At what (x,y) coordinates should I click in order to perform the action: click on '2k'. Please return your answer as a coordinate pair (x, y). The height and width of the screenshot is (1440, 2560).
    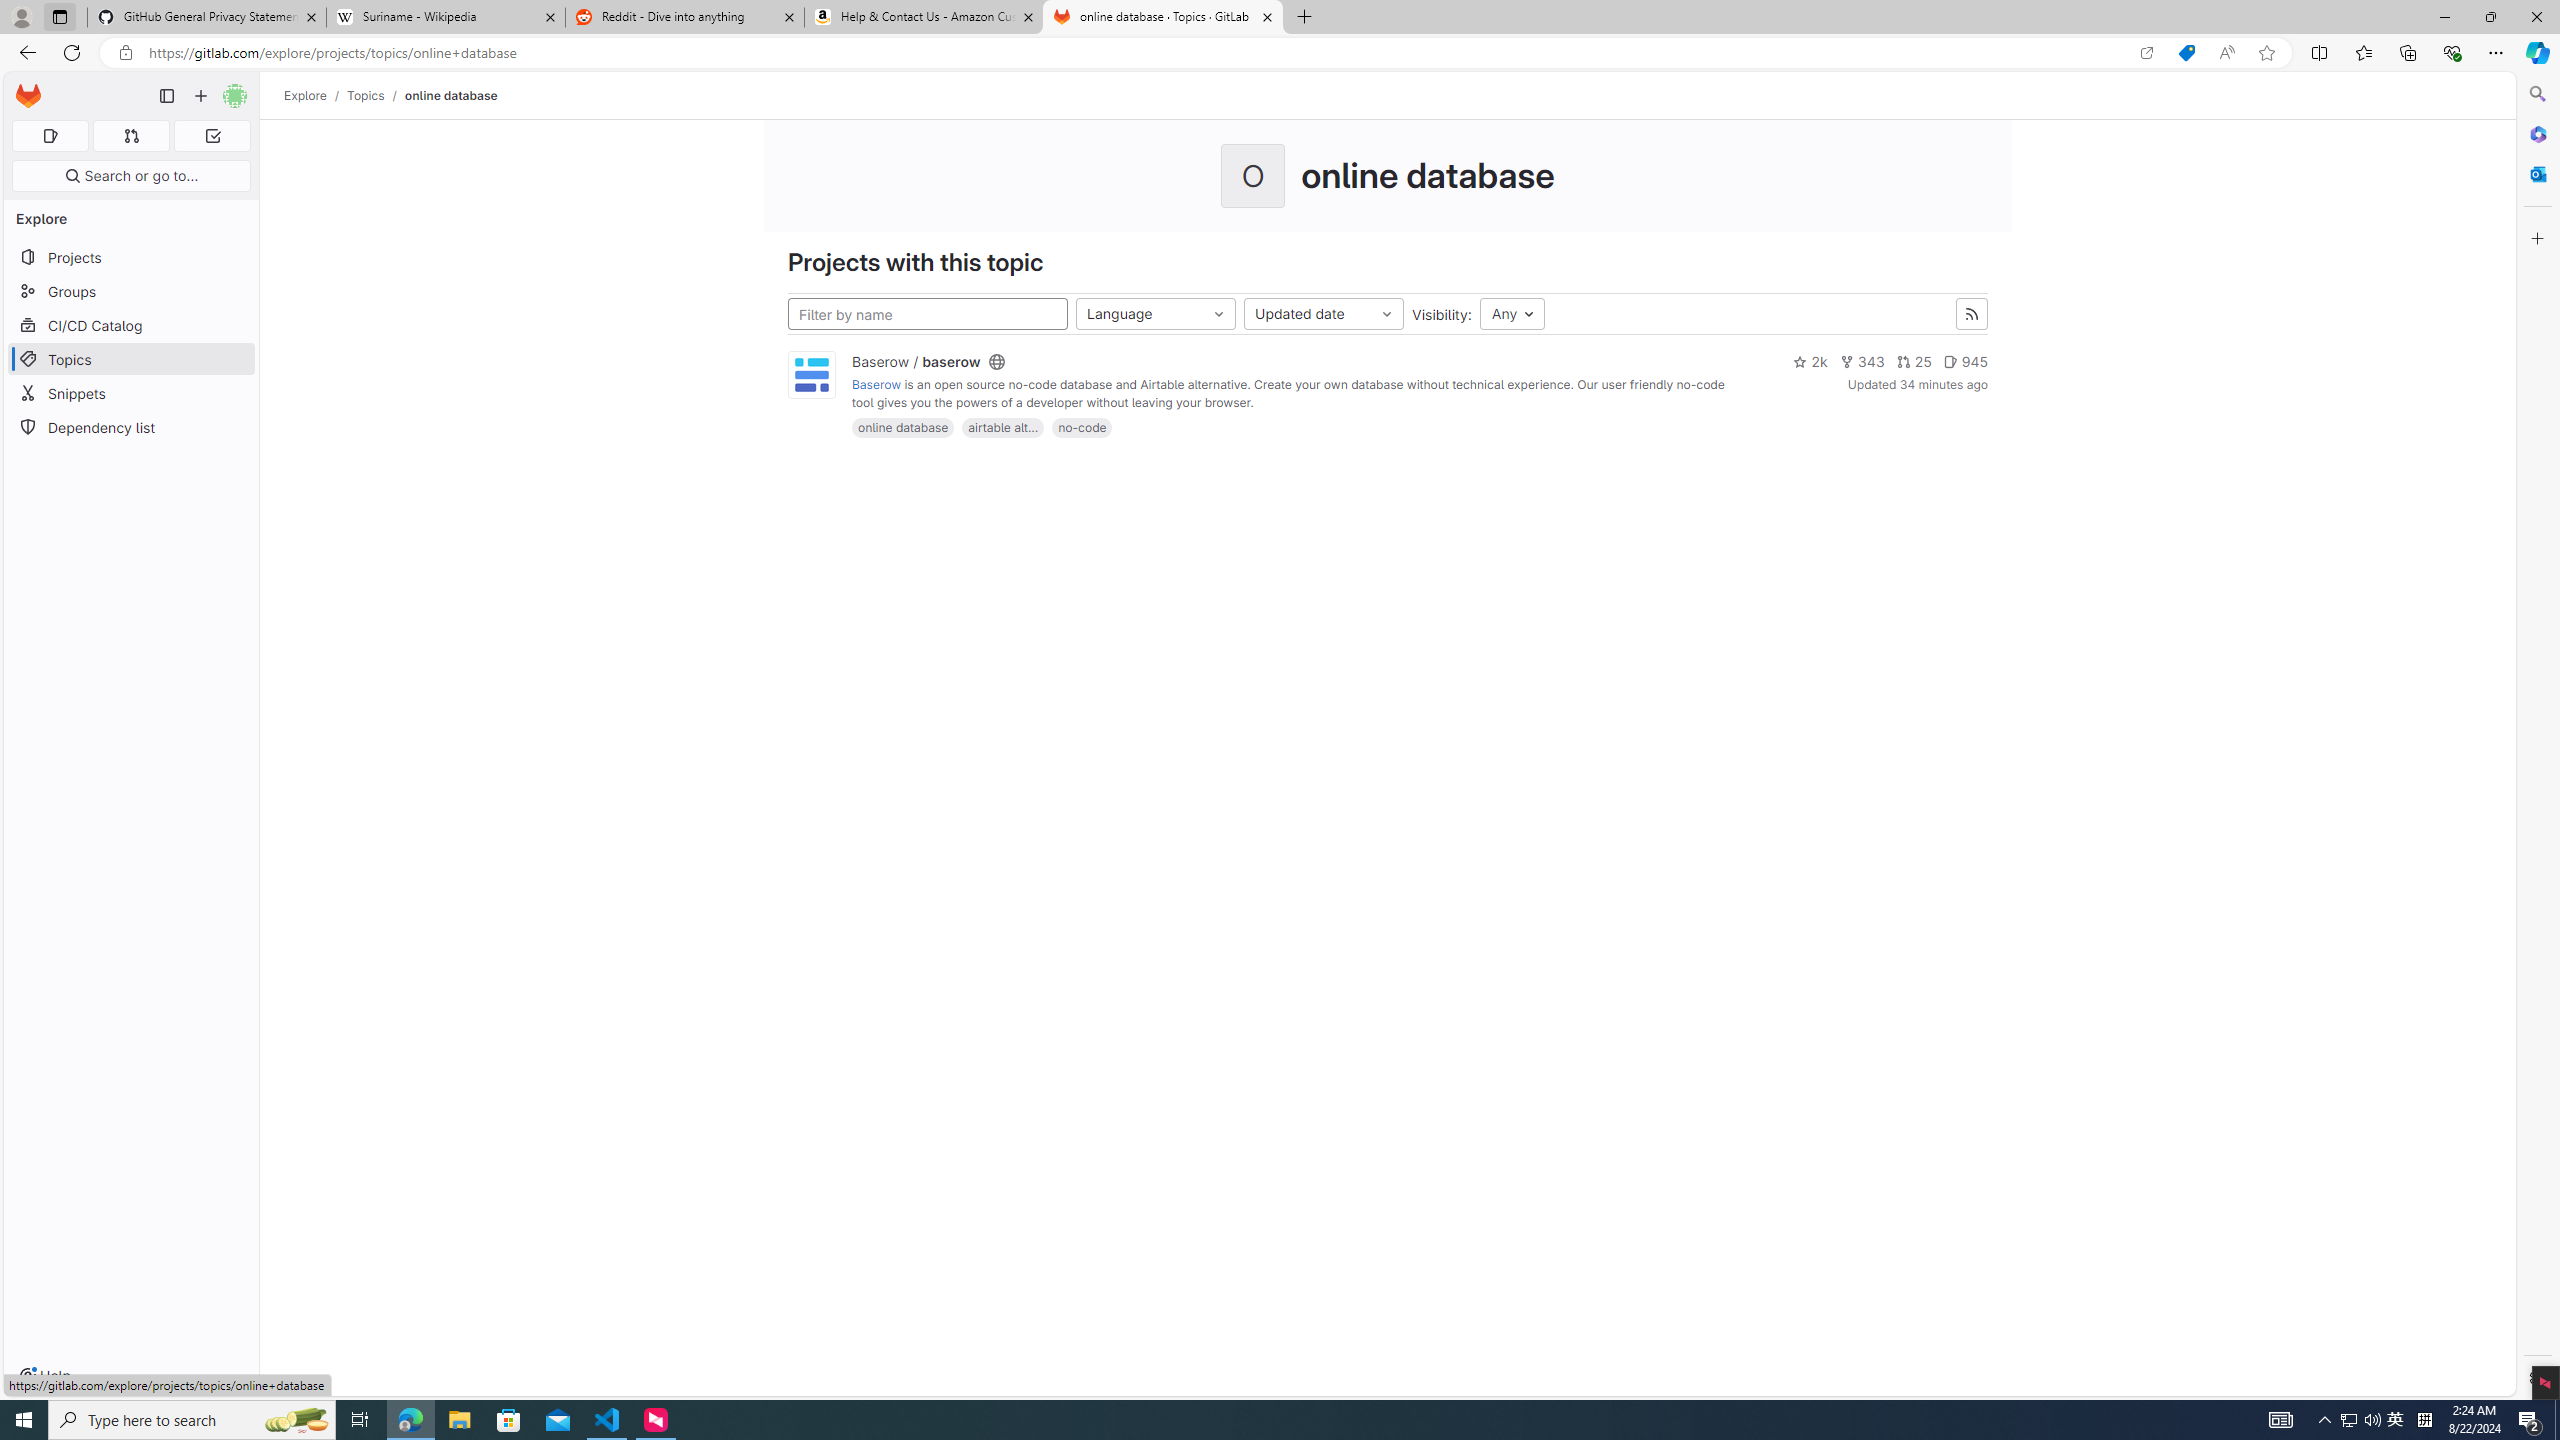
    Looking at the image, I should click on (1809, 361).